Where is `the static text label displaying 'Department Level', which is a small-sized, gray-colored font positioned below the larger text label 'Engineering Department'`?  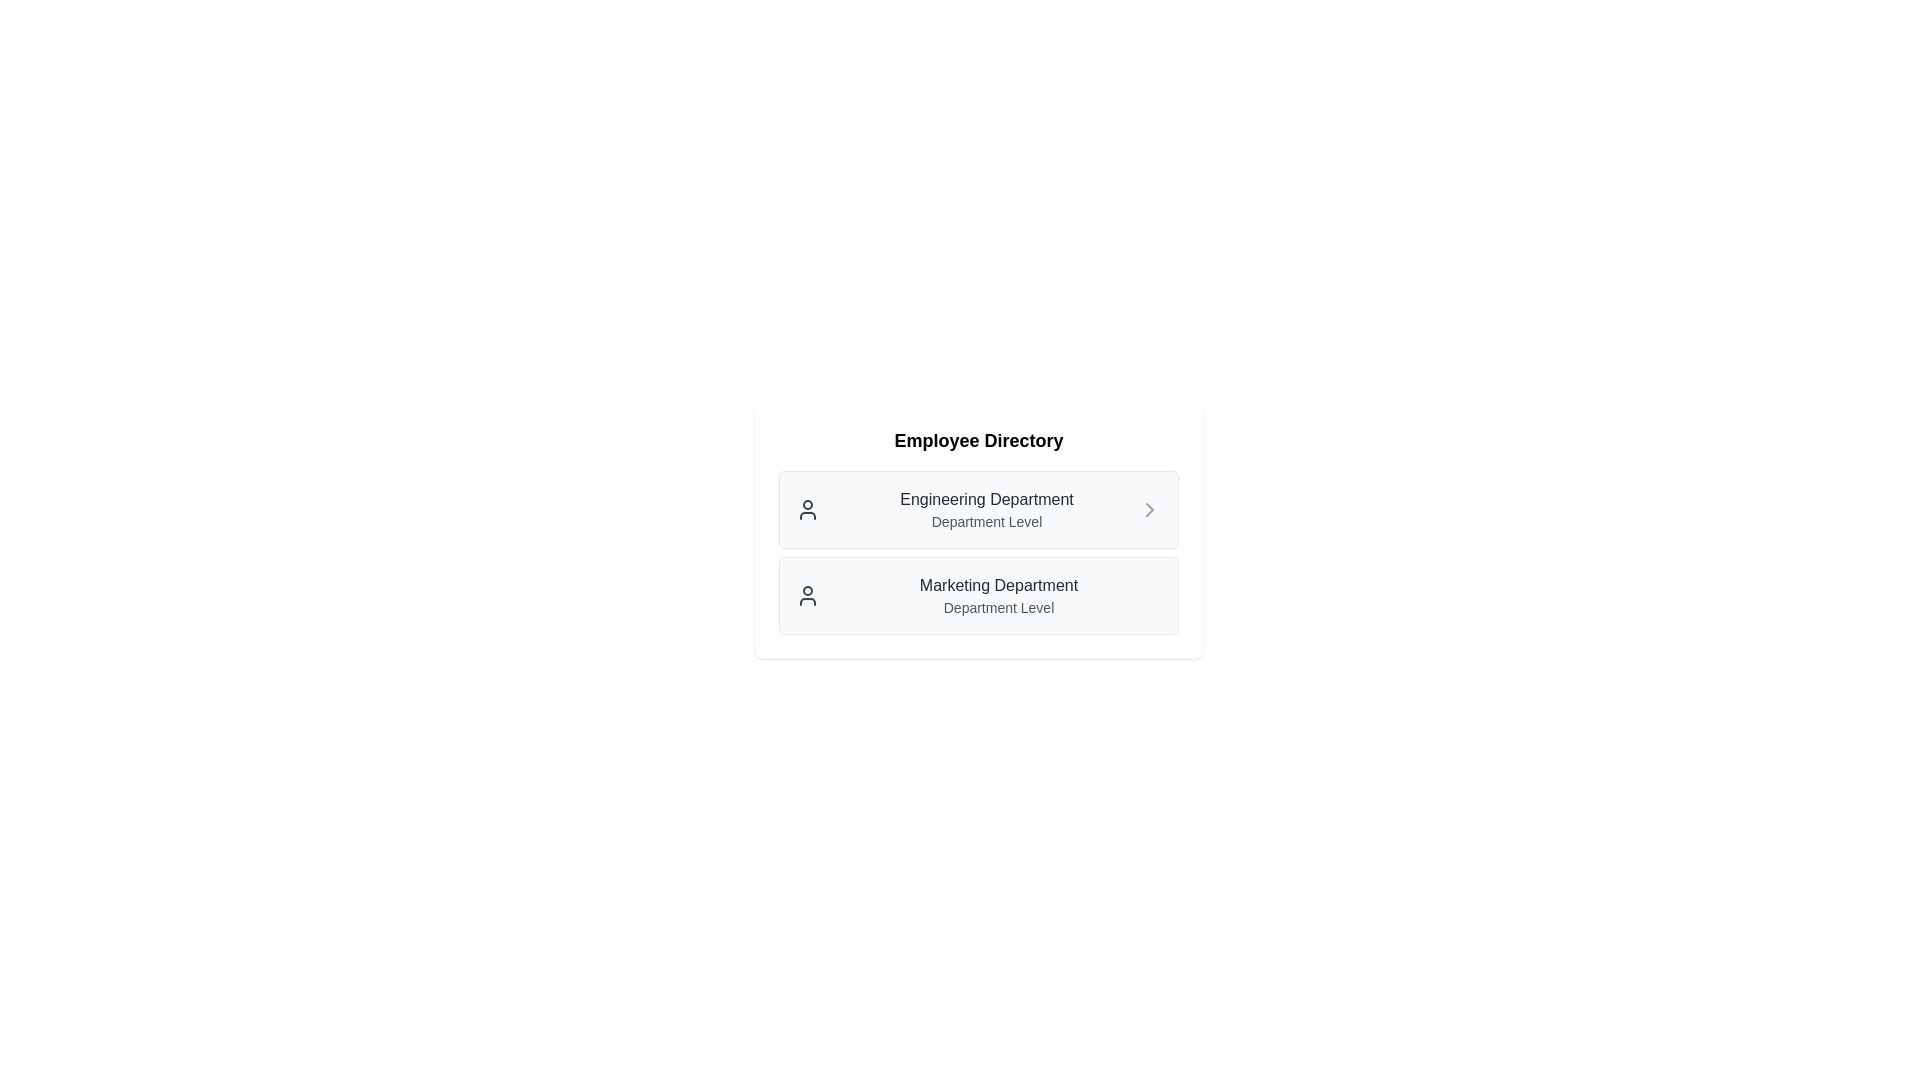
the static text label displaying 'Department Level', which is a small-sized, gray-colored font positioned below the larger text label 'Engineering Department' is located at coordinates (987, 520).